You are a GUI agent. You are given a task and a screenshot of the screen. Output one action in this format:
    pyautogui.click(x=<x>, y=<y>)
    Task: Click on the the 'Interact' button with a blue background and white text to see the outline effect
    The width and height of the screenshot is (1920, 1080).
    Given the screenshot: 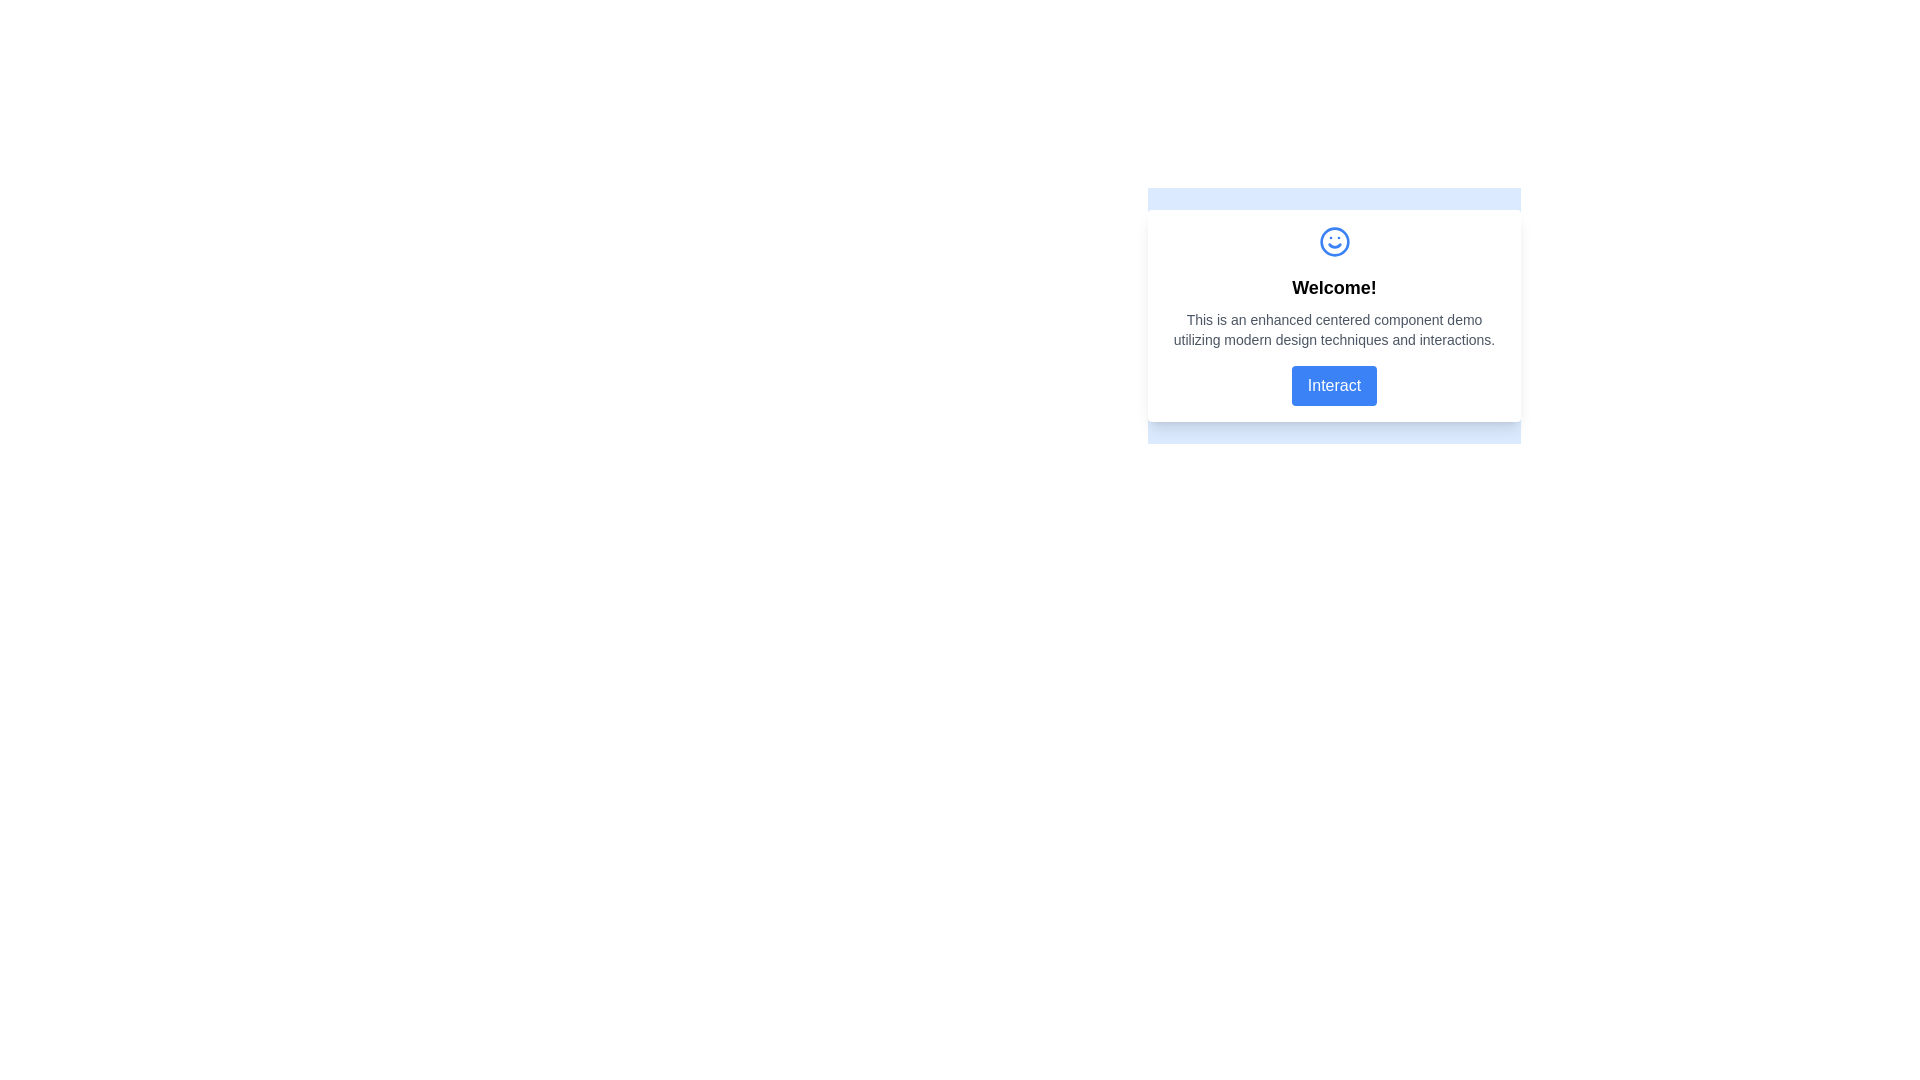 What is the action you would take?
    pyautogui.click(x=1334, y=385)
    